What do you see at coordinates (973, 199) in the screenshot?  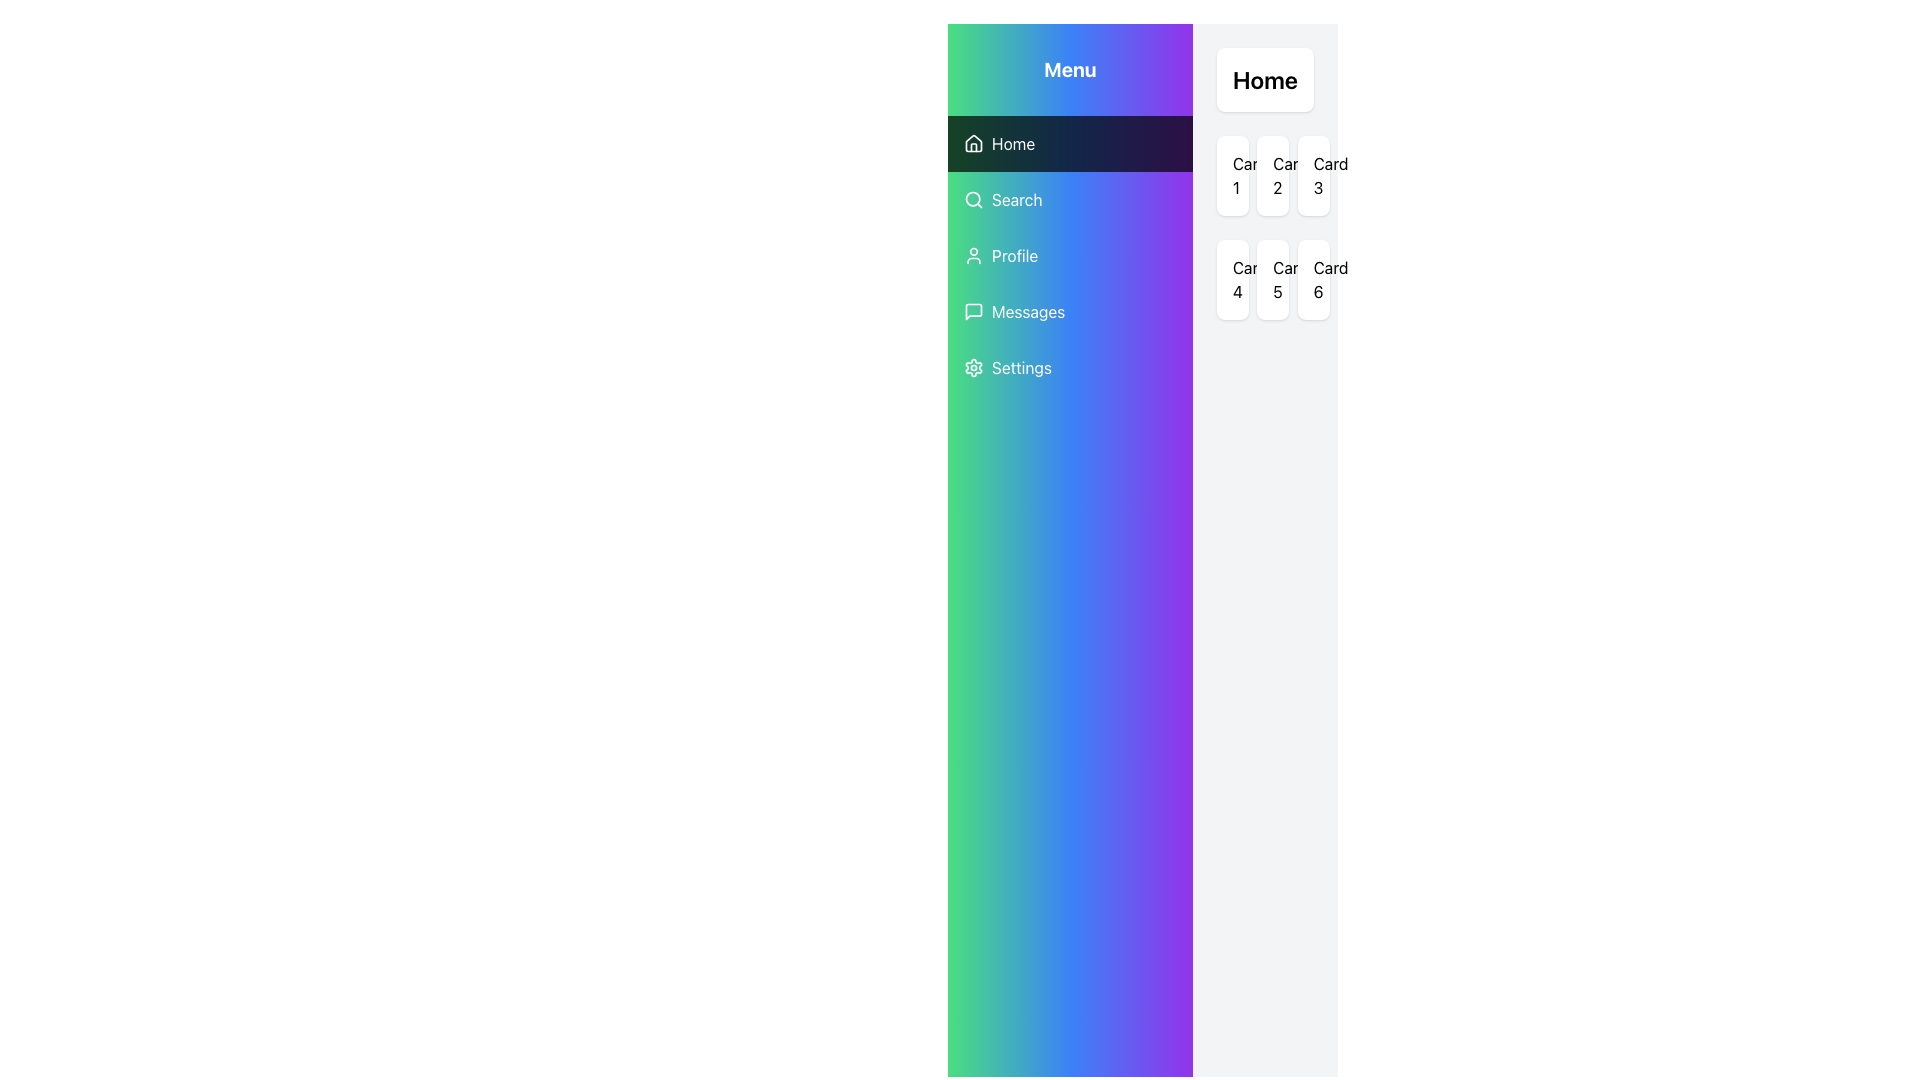 I see `the circular search icon element located in the left sidebar navigation menu, which is the second item labeled 'Search'` at bounding box center [973, 199].